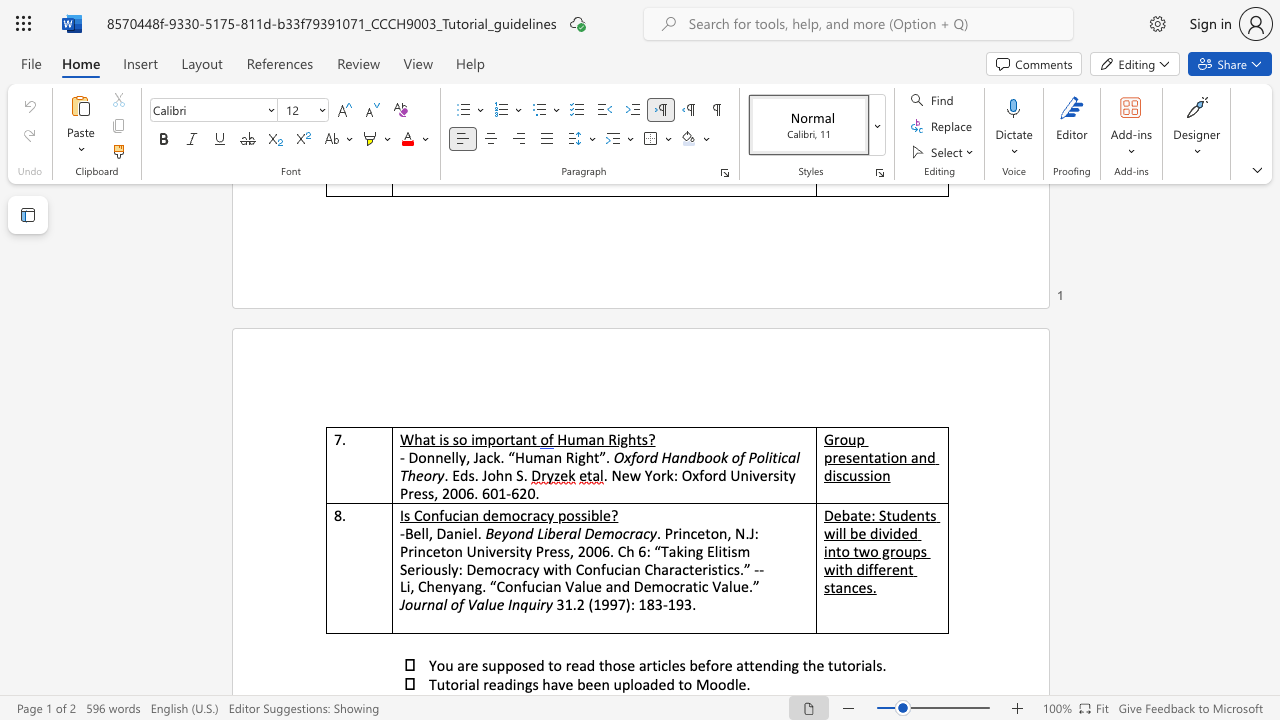  What do you see at coordinates (427, 532) in the screenshot?
I see `the subset text ", D" within the text "-Bell, Daniel."` at bounding box center [427, 532].